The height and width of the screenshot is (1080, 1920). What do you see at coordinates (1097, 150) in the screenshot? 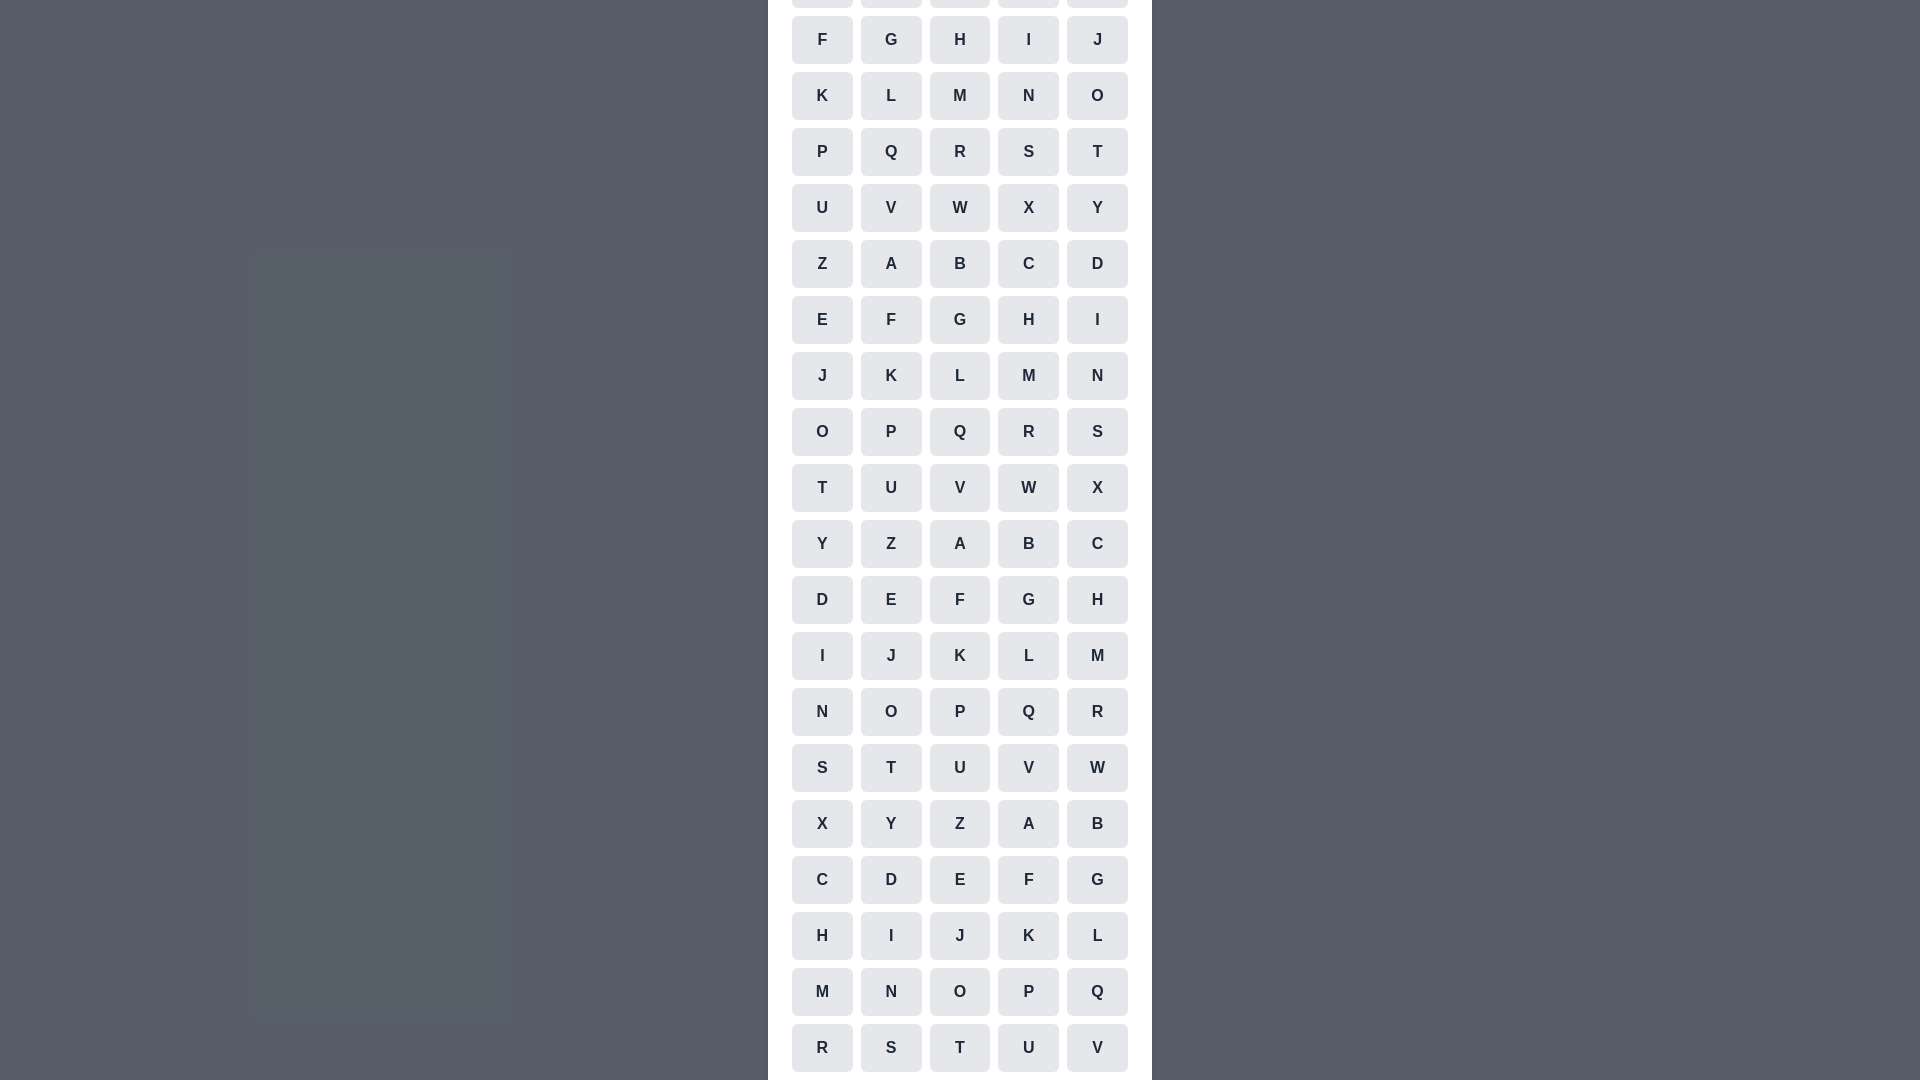
I see `the cell representing the character T` at bounding box center [1097, 150].